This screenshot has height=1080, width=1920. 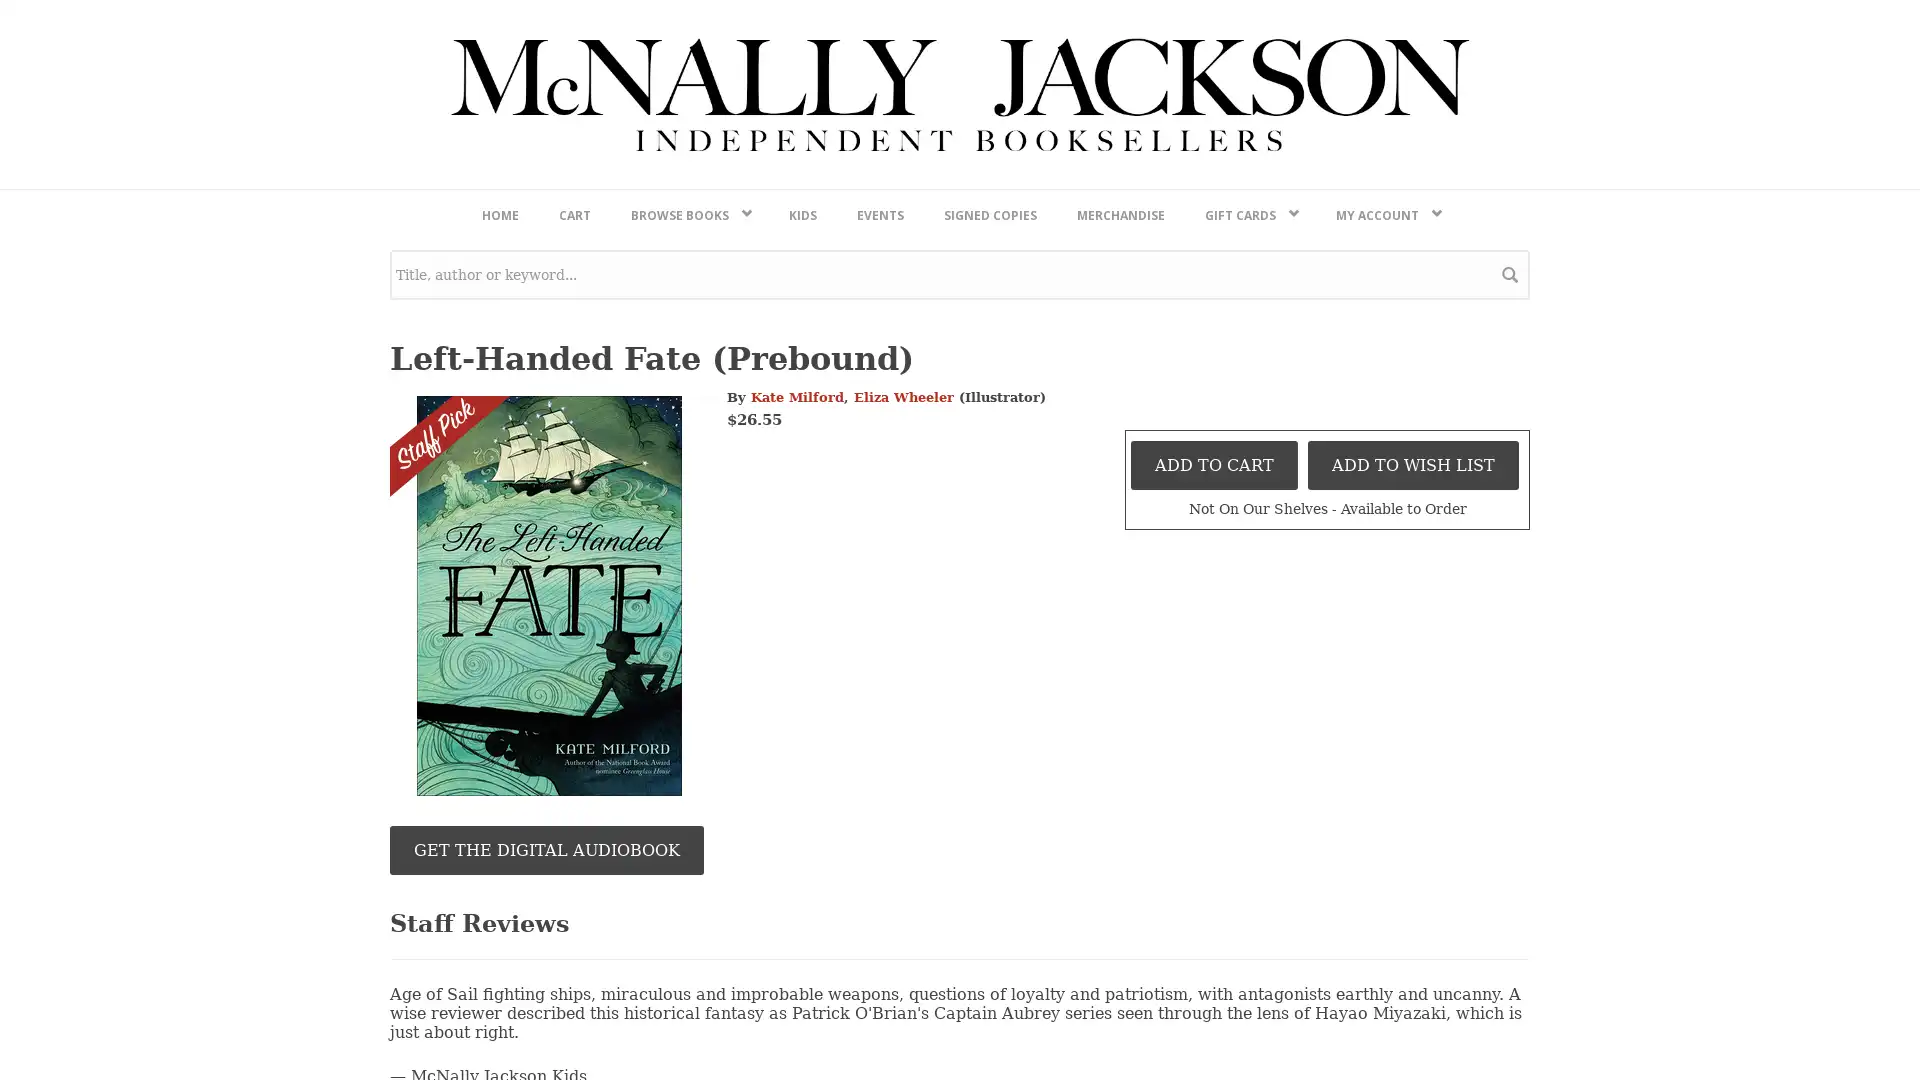 What do you see at coordinates (1213, 991) in the screenshot?
I see `Add to Cart` at bounding box center [1213, 991].